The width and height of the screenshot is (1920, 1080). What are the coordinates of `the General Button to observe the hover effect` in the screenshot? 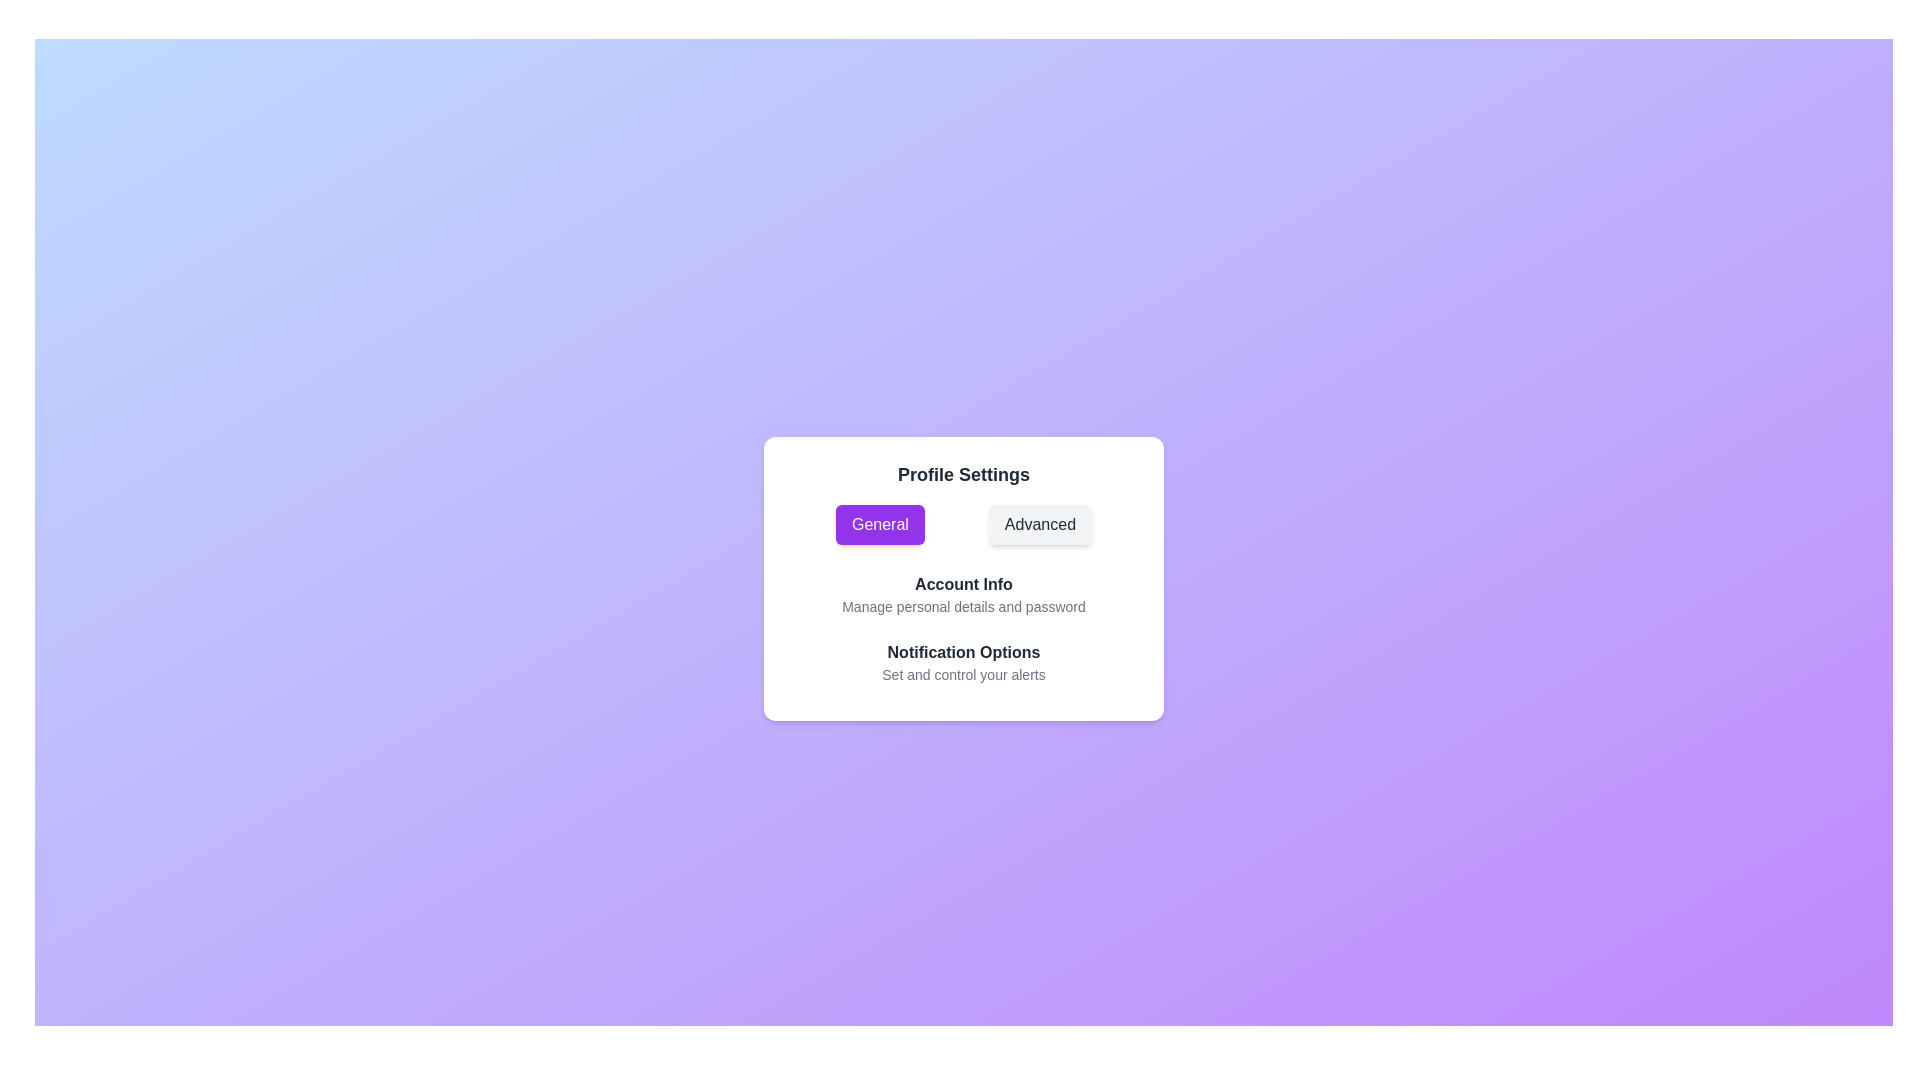 It's located at (879, 523).